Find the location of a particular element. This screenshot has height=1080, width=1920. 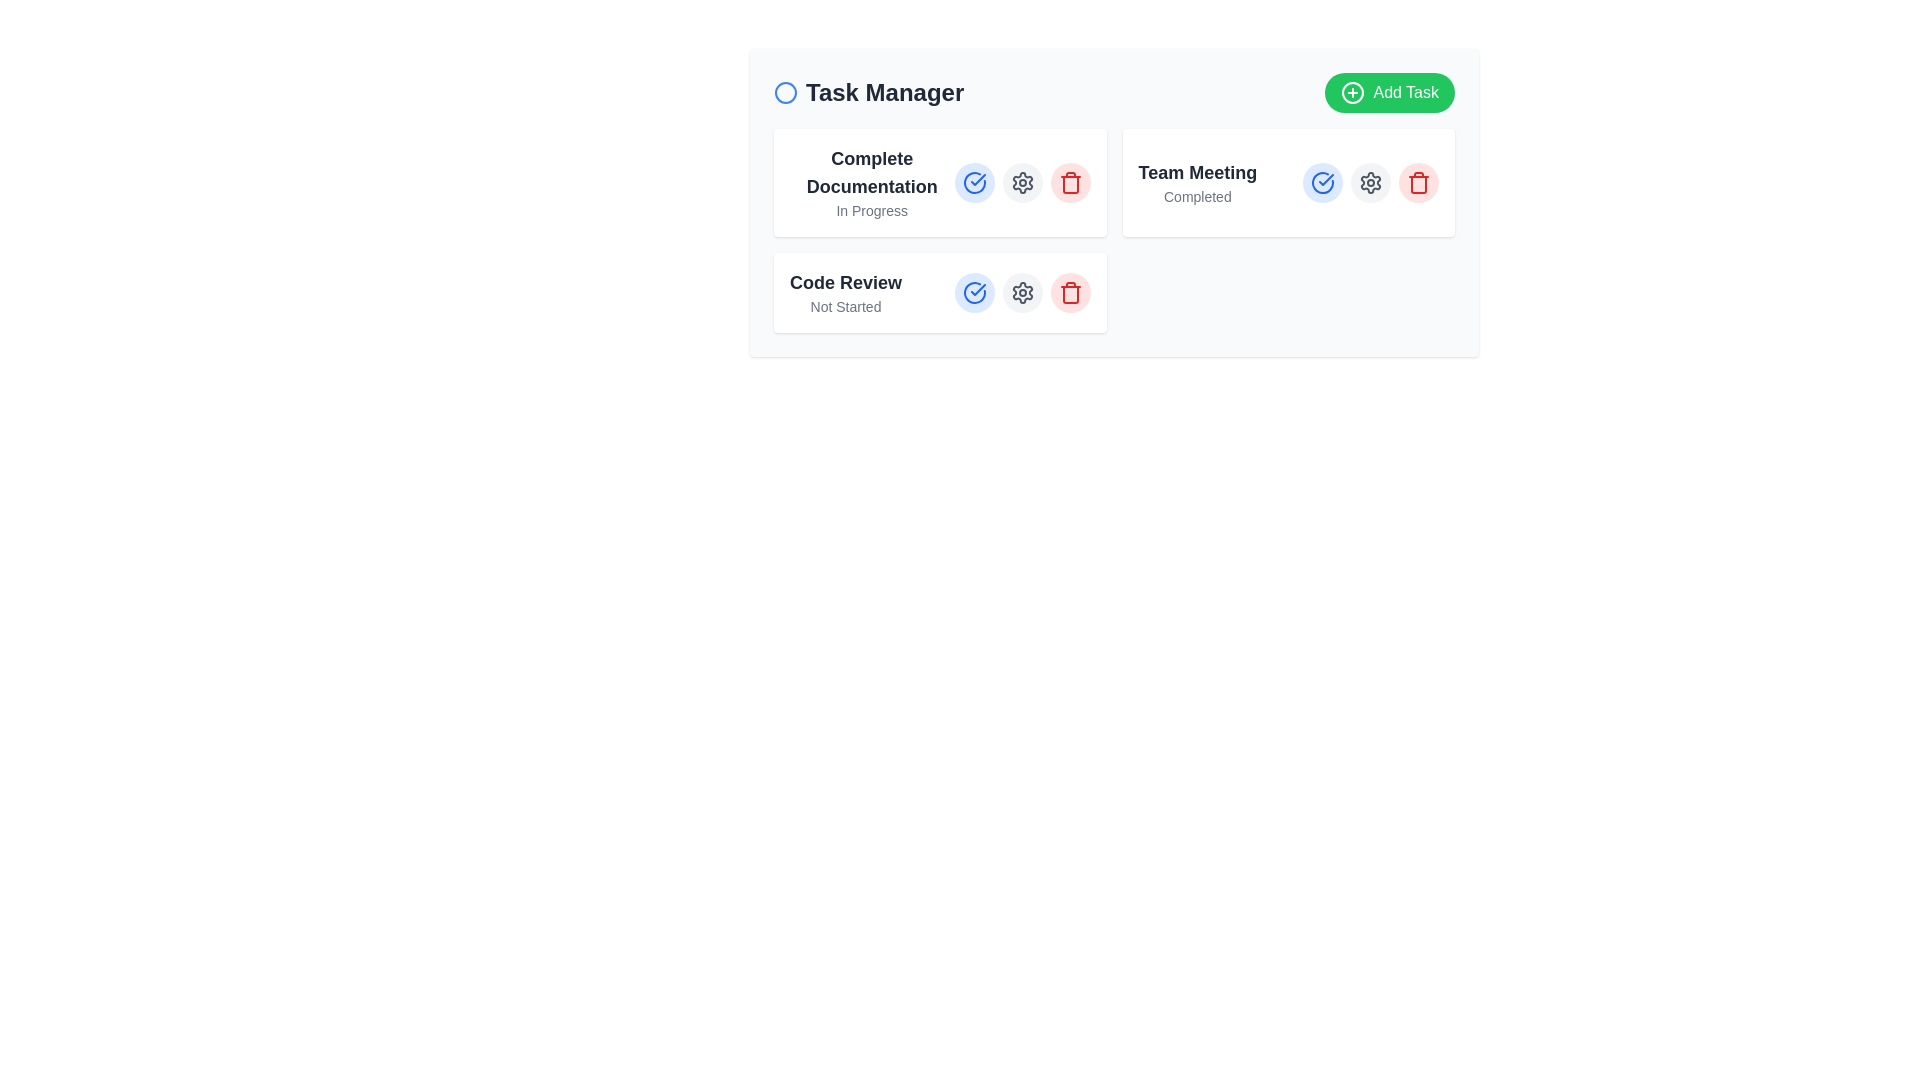

the settings icon (cog symbol) located at the center of the 'Complete Documentation' task entry is located at coordinates (1022, 293).